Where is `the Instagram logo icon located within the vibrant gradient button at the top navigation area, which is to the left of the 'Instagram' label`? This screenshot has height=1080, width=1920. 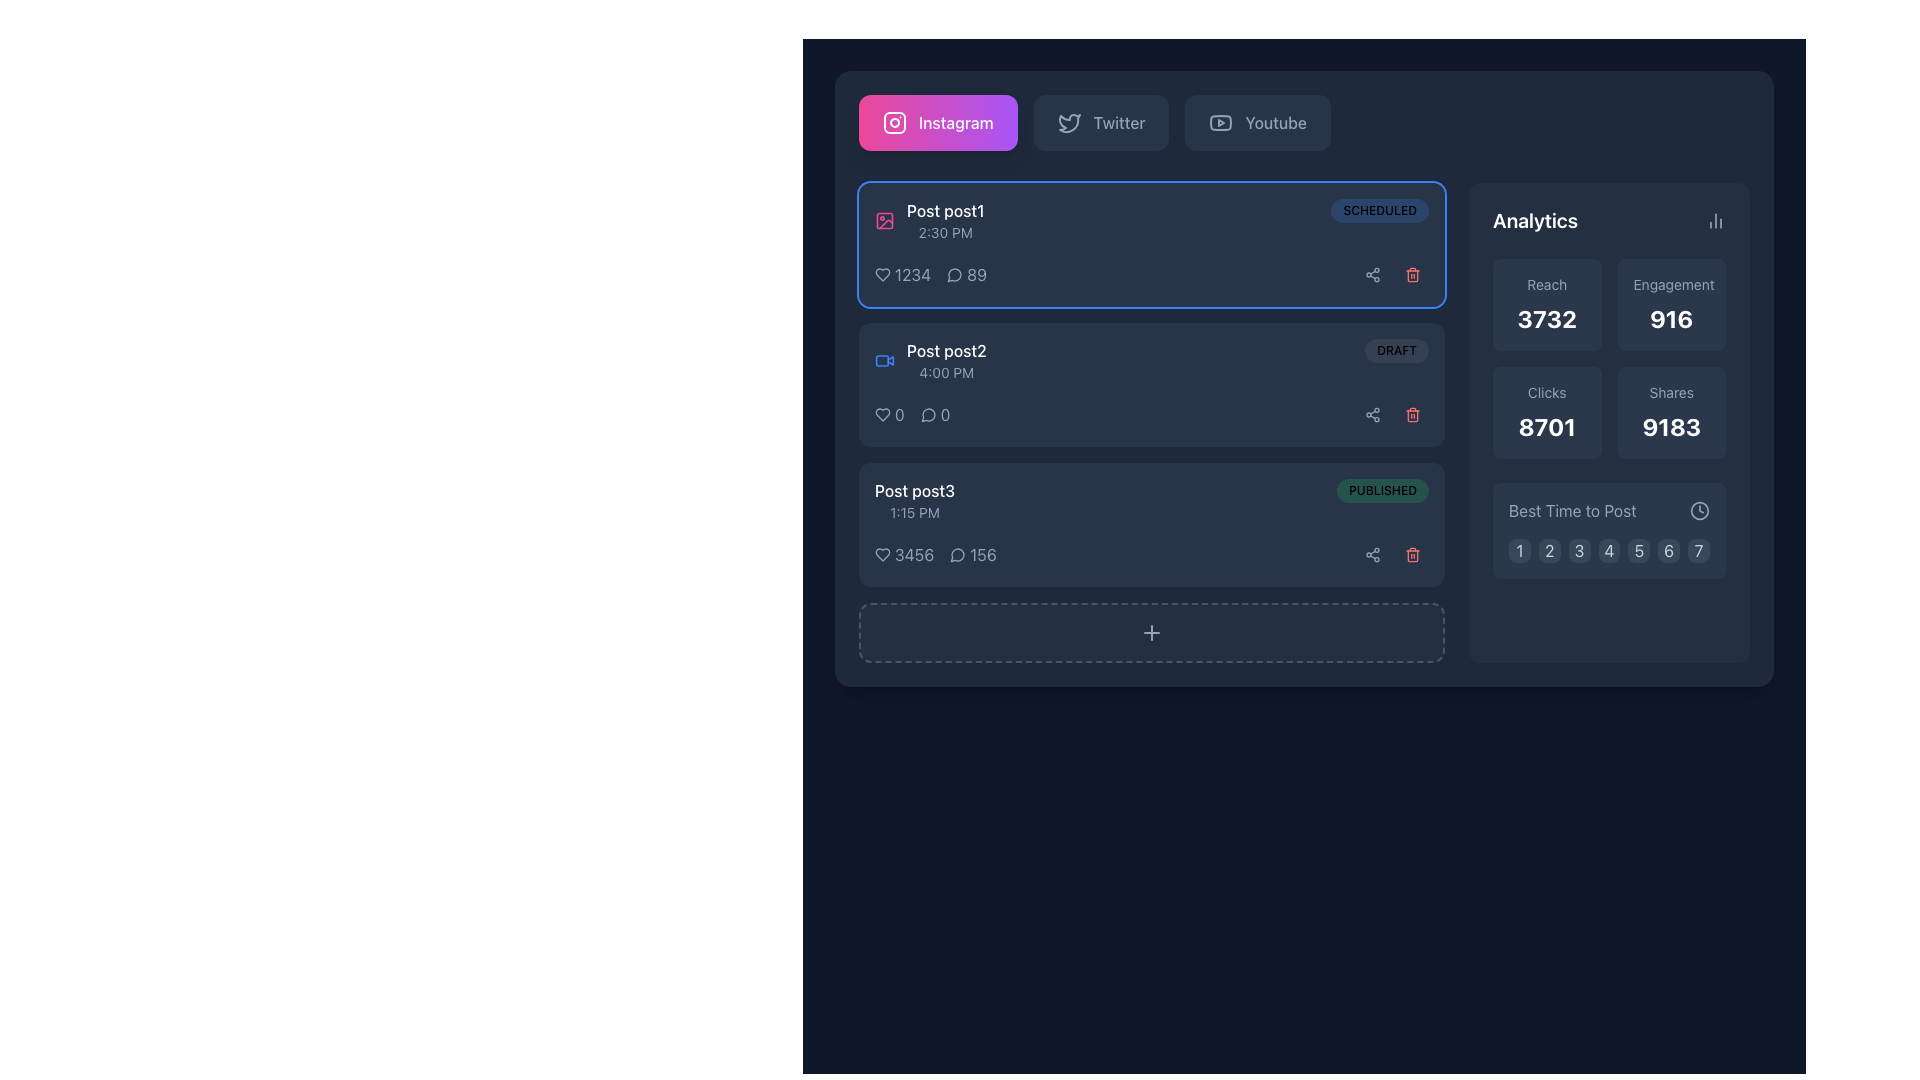 the Instagram logo icon located within the vibrant gradient button at the top navigation area, which is to the left of the 'Instagram' label is located at coordinates (893, 123).